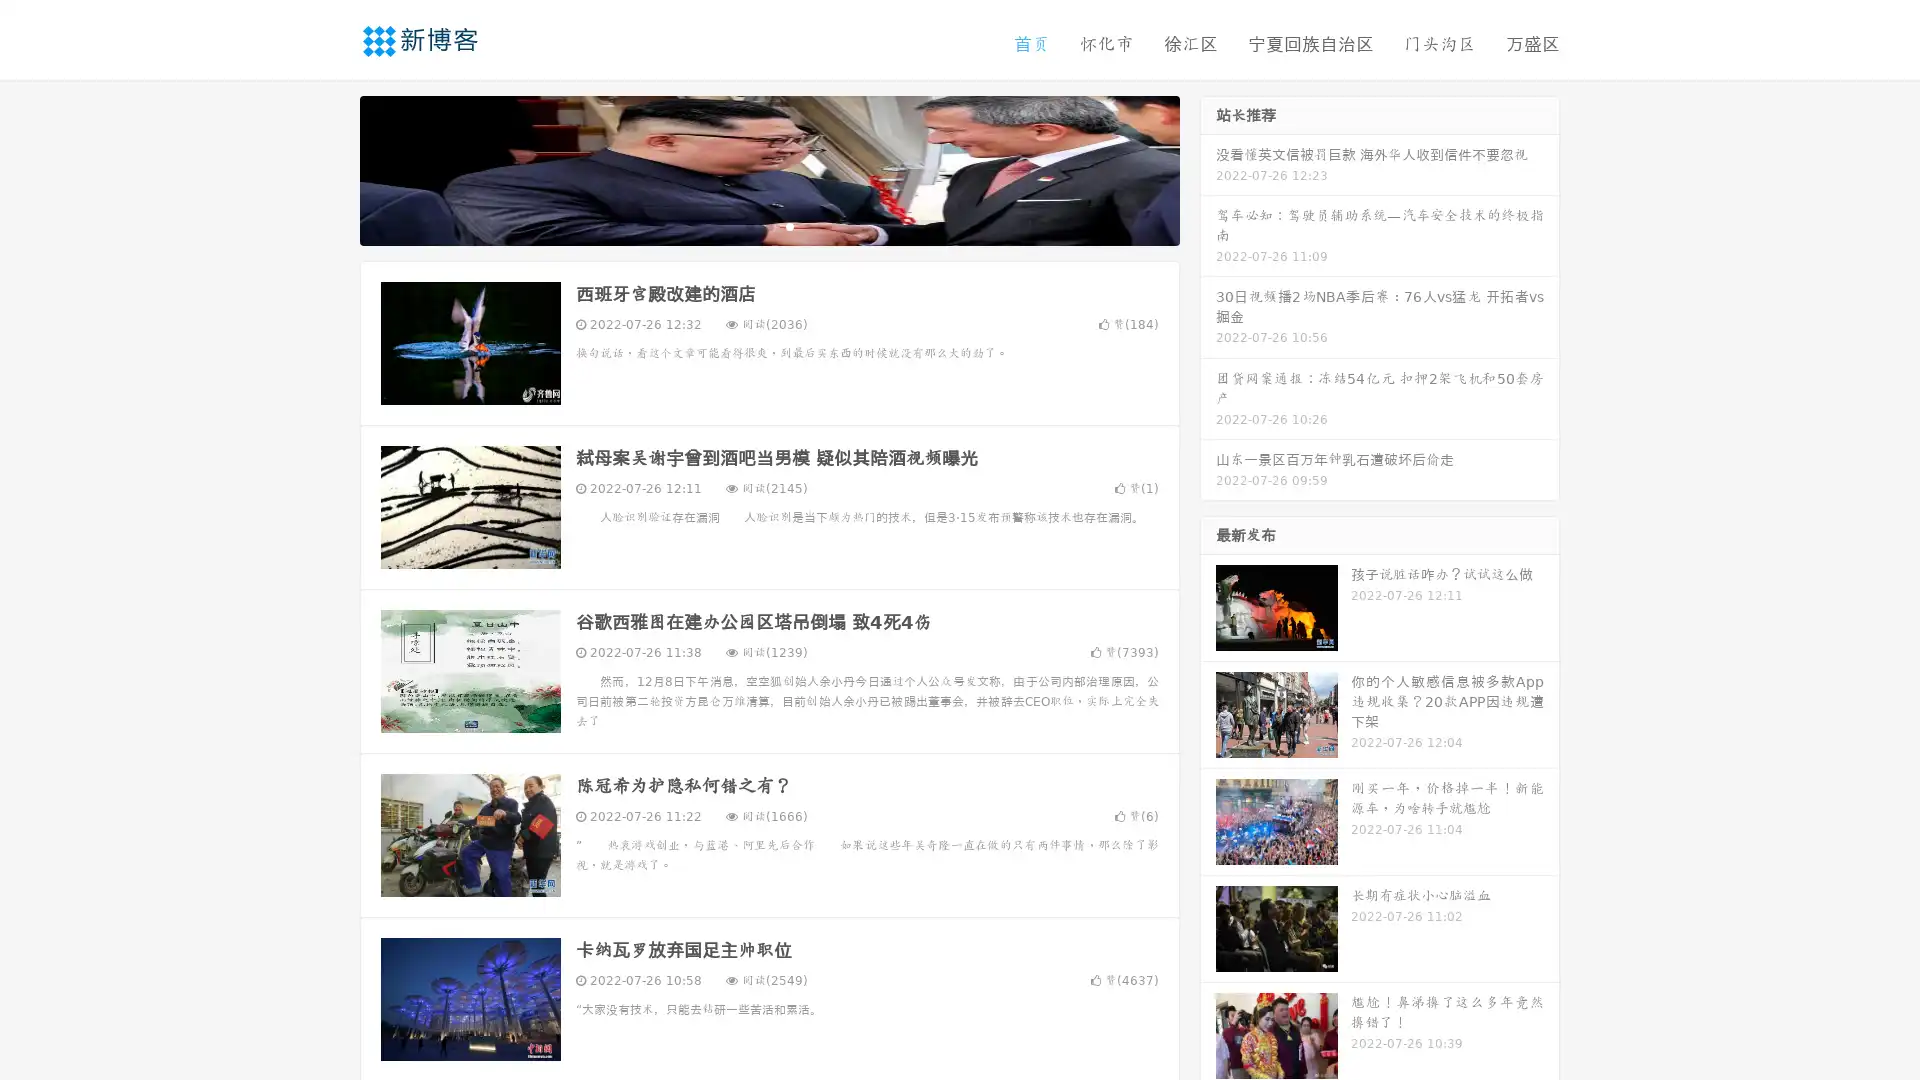  I want to click on Go to slide 3, so click(789, 225).